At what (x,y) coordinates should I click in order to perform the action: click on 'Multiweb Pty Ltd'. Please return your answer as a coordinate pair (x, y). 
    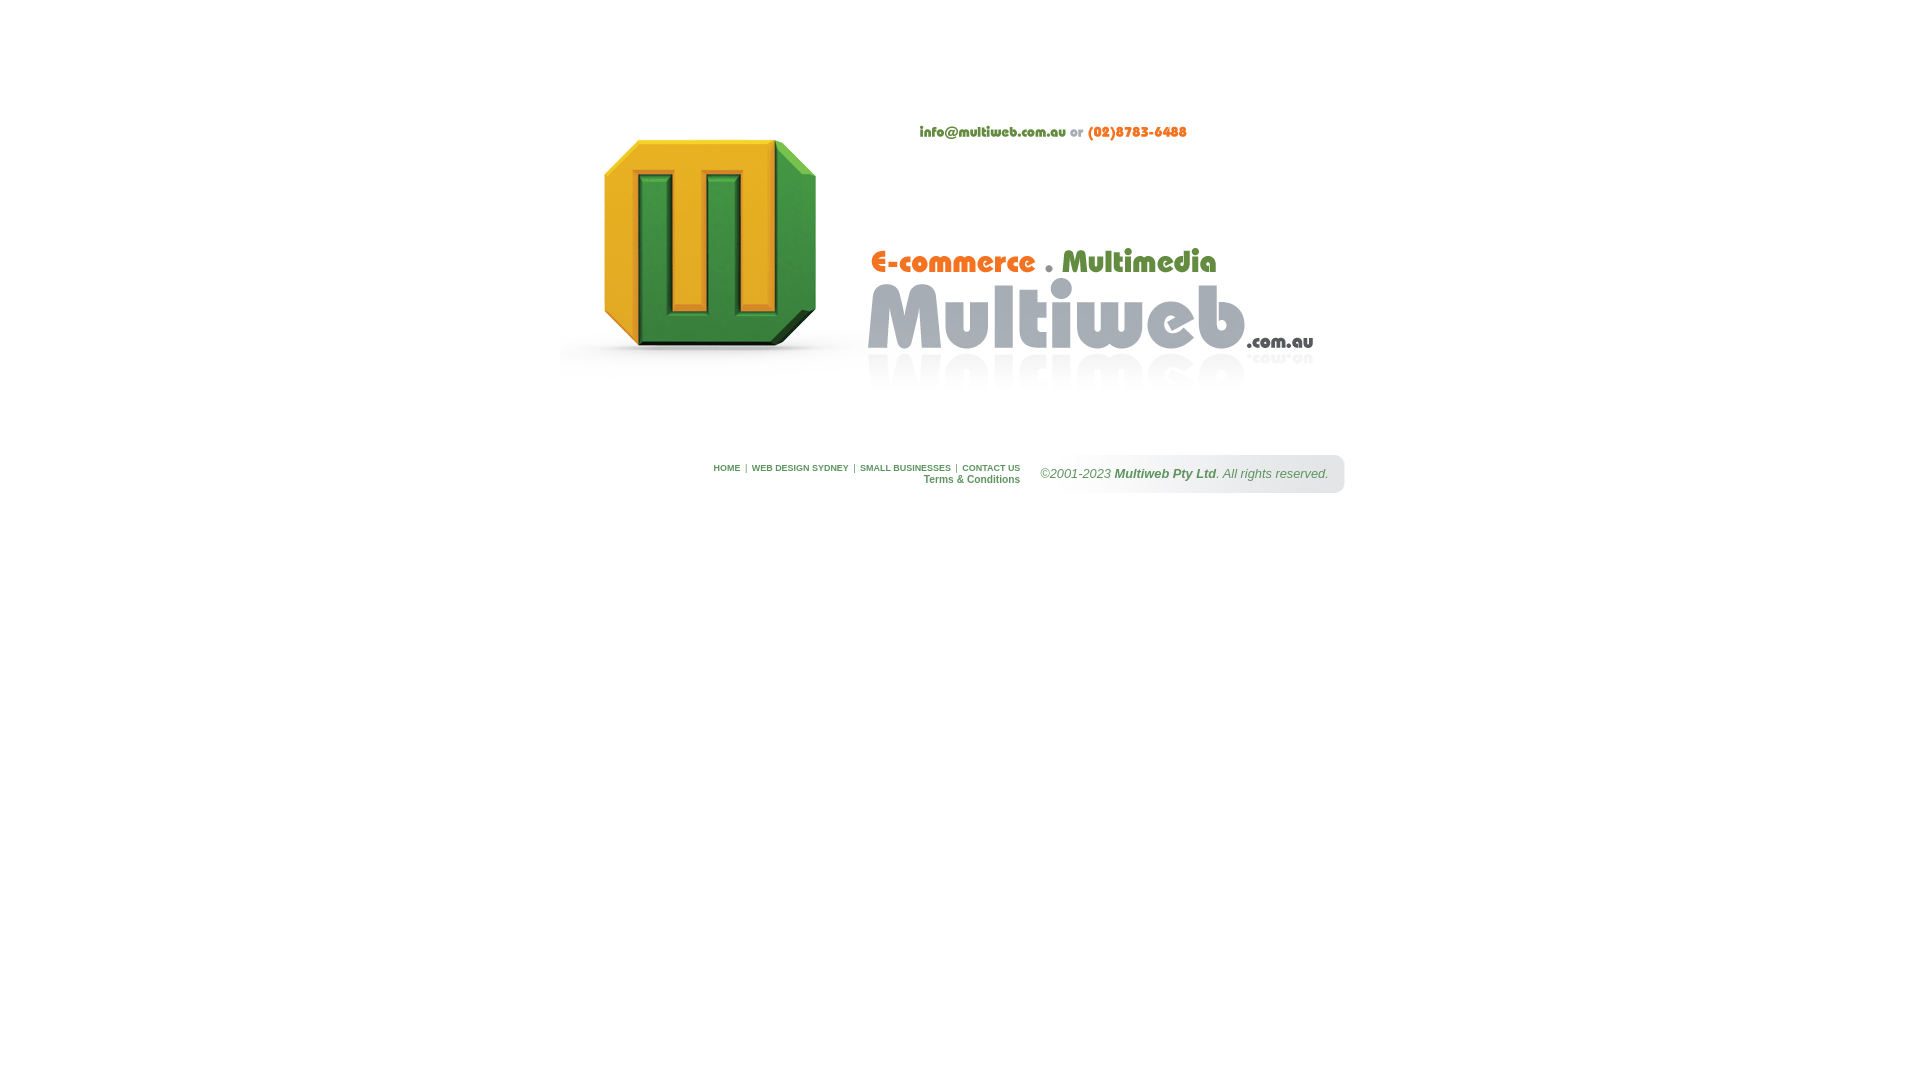
    Looking at the image, I should click on (1166, 473).